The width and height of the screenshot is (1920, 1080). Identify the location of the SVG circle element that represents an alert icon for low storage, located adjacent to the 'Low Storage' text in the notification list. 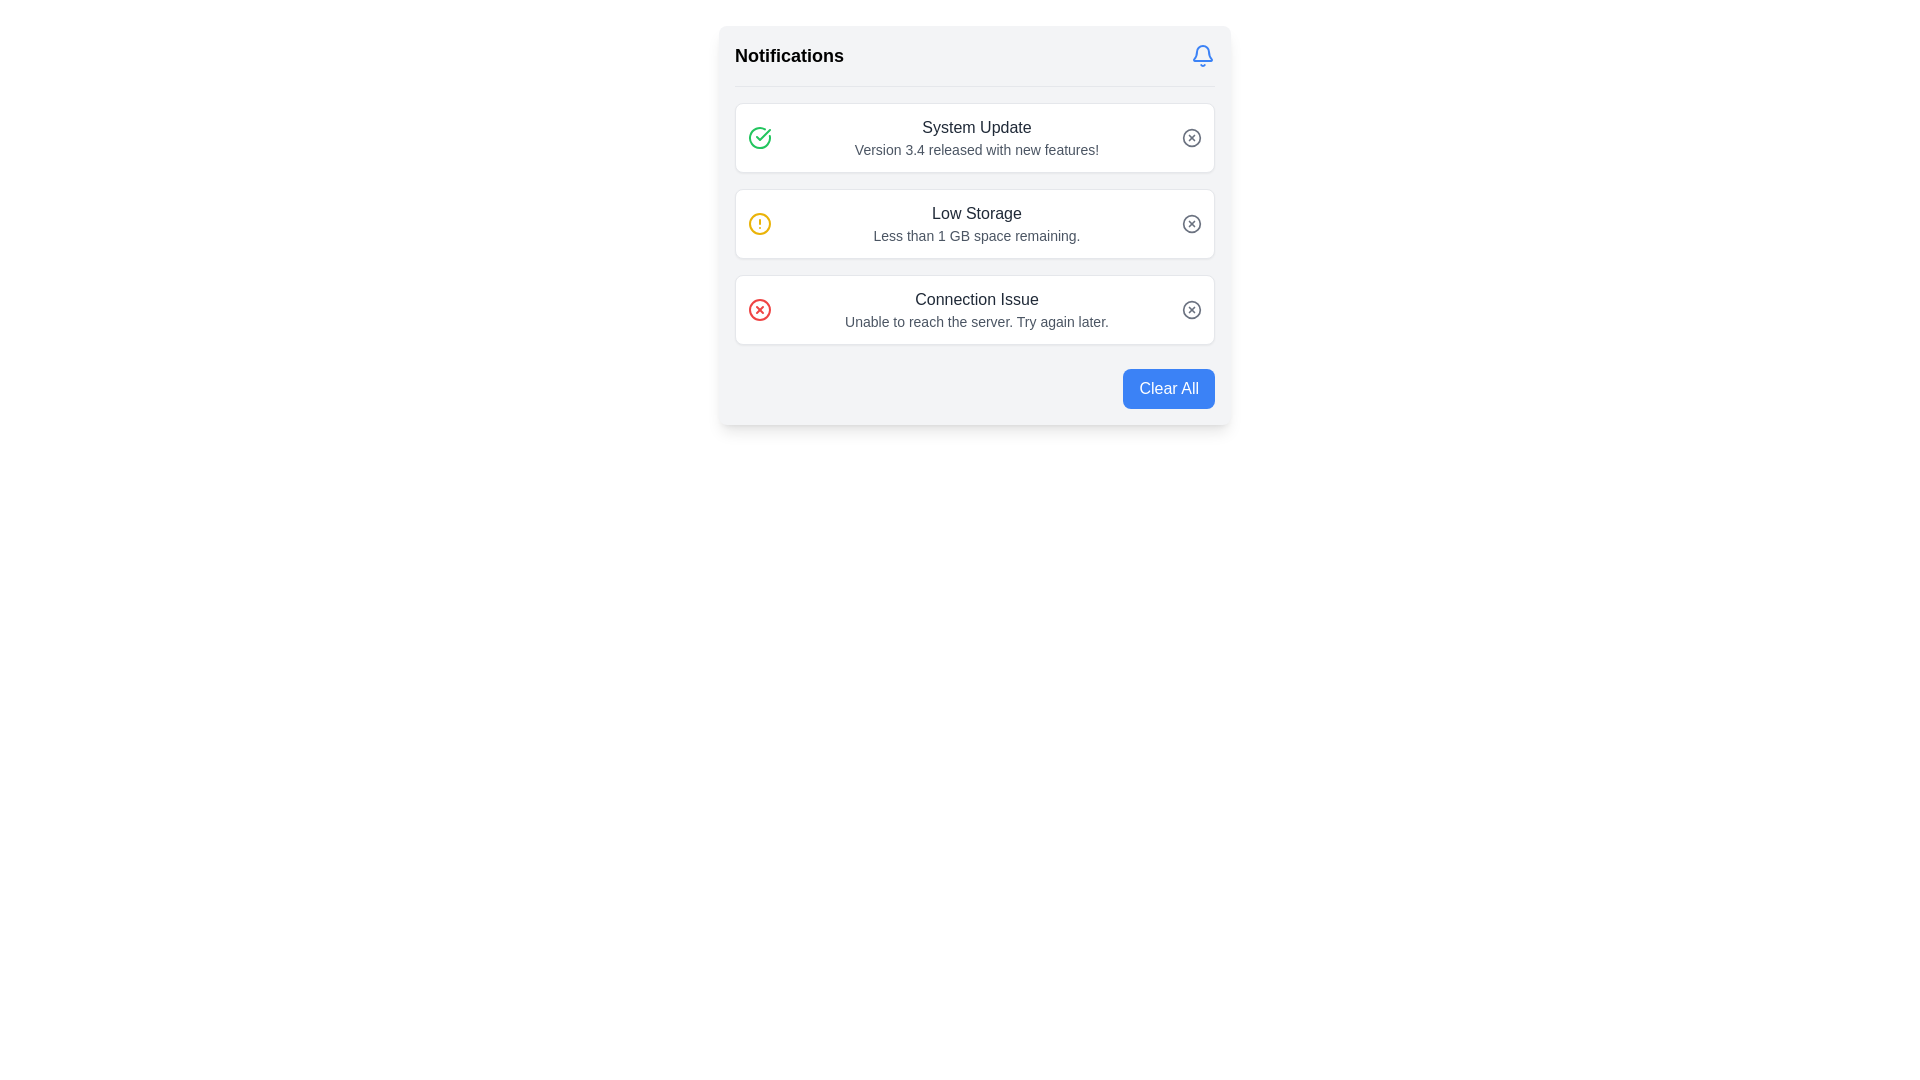
(758, 223).